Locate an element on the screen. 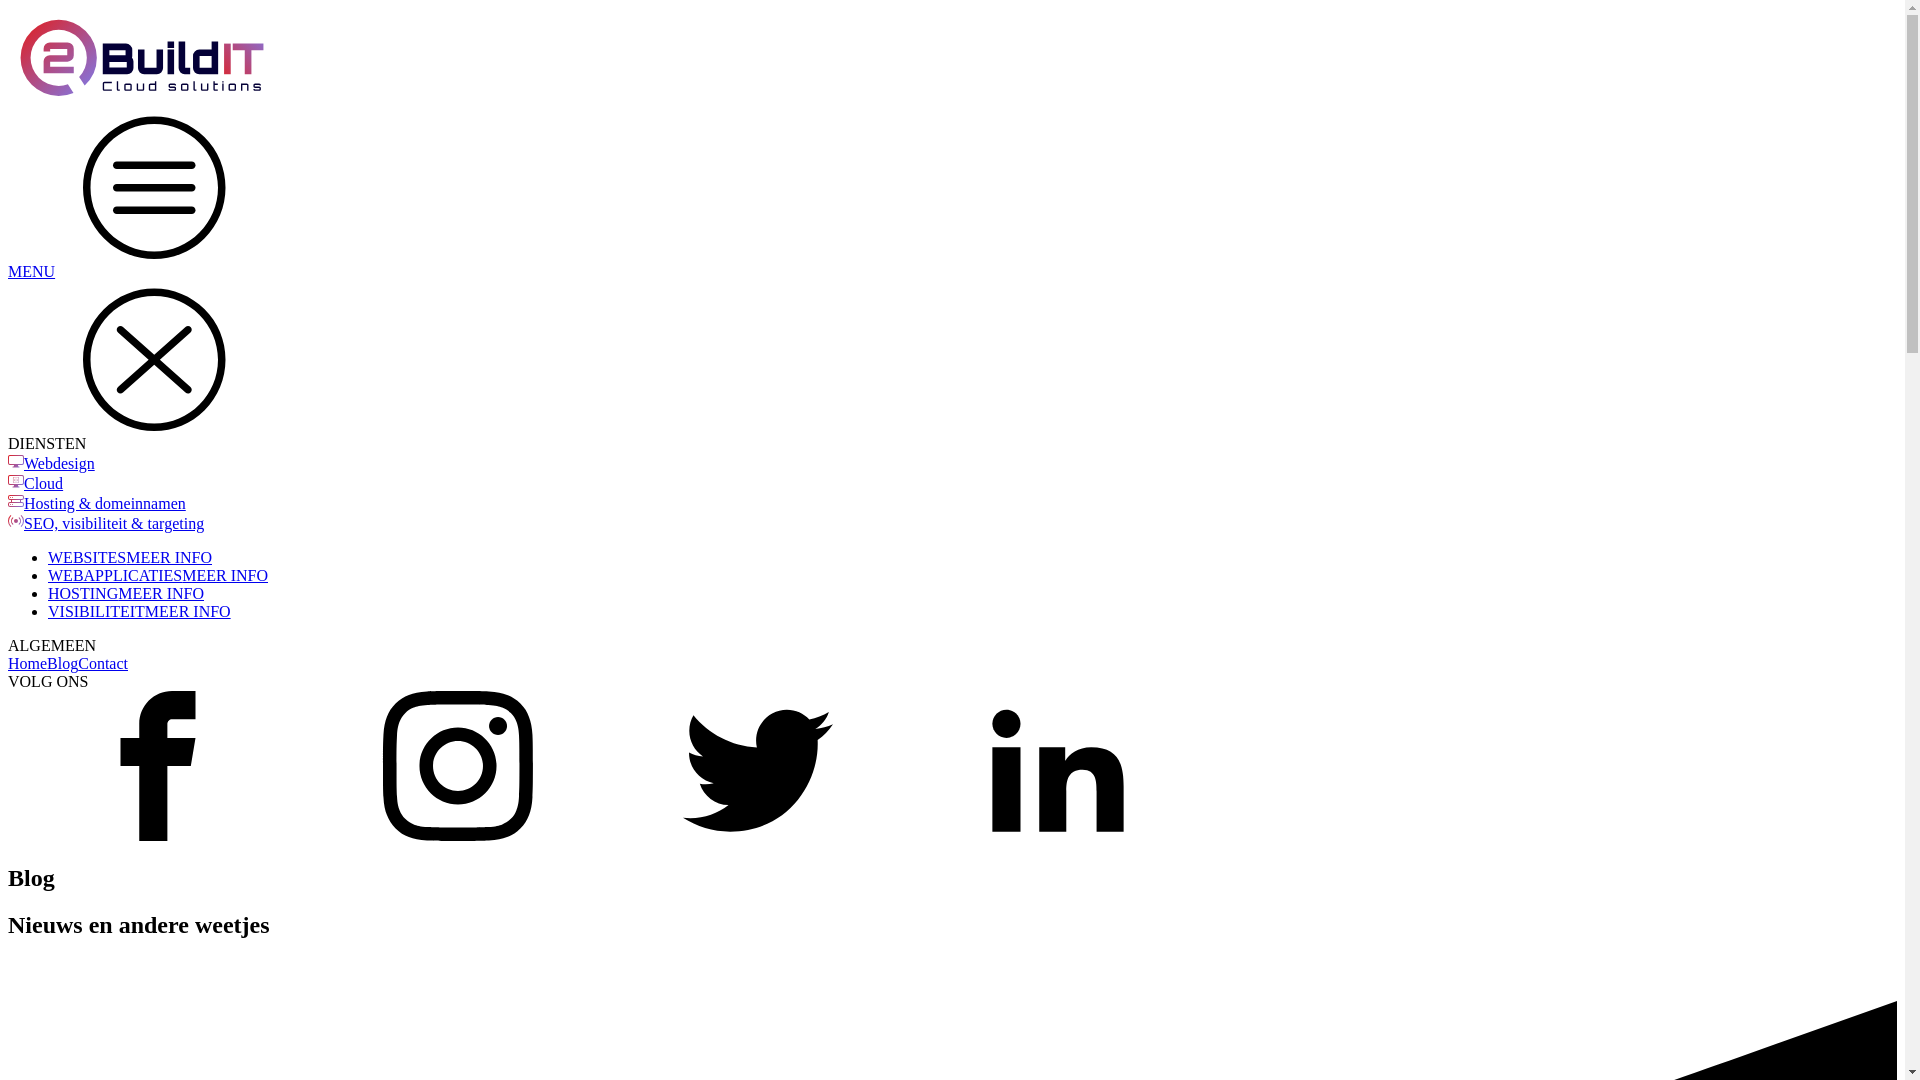  'Cloud' is located at coordinates (43, 483).